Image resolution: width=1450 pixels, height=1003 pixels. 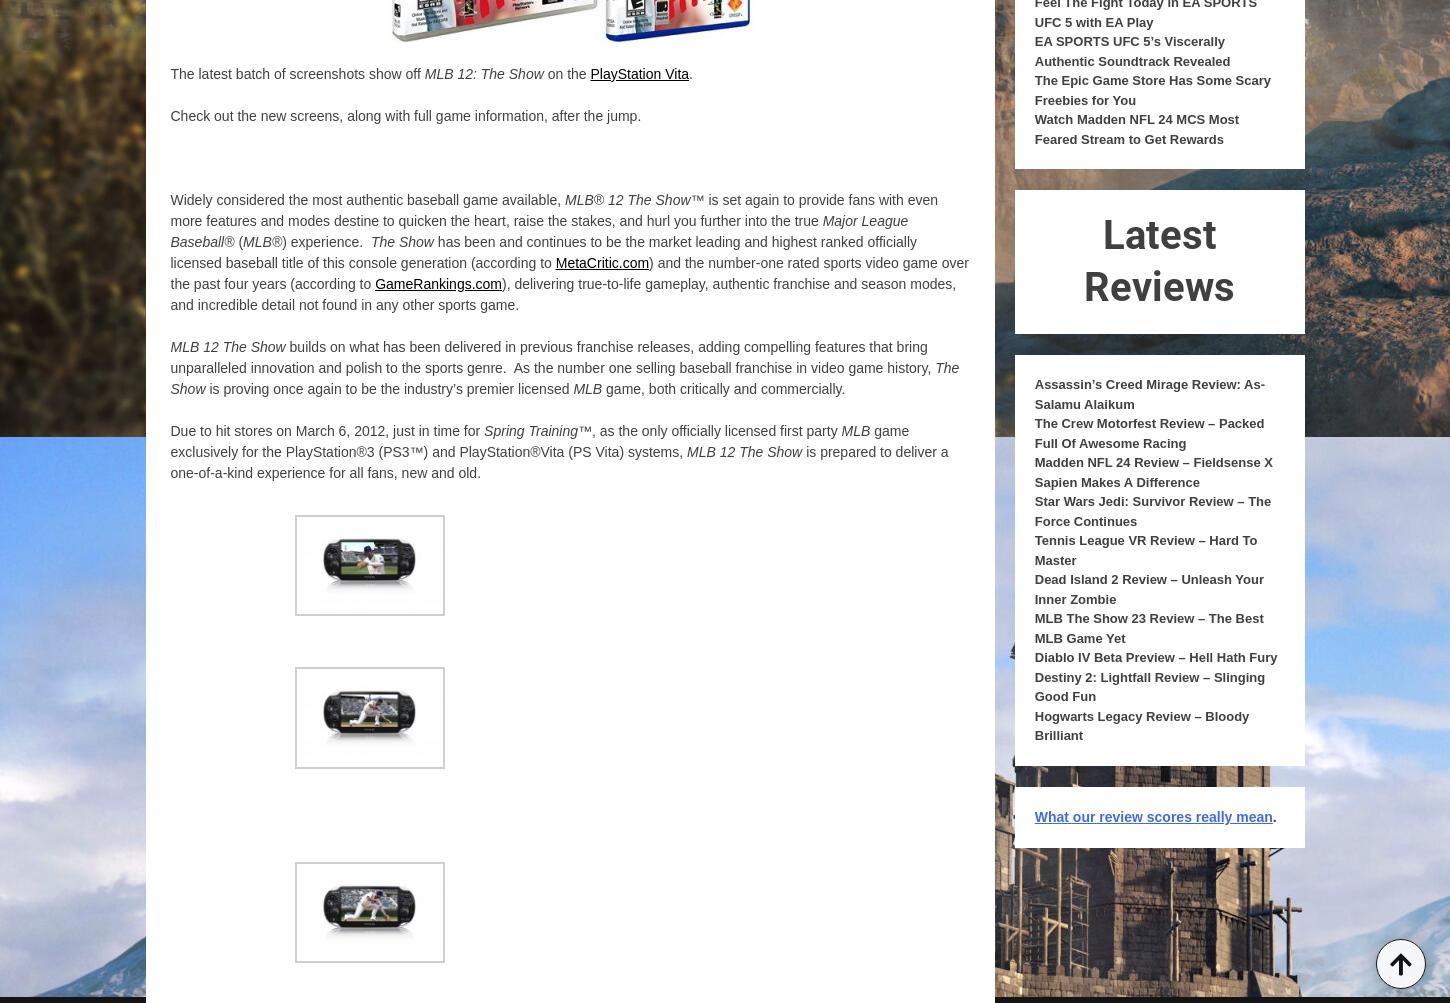 What do you see at coordinates (1131, 50) in the screenshot?
I see `'EA SPORTS UFC 5’s Viscerally Authentic Soundtrack Revealed'` at bounding box center [1131, 50].